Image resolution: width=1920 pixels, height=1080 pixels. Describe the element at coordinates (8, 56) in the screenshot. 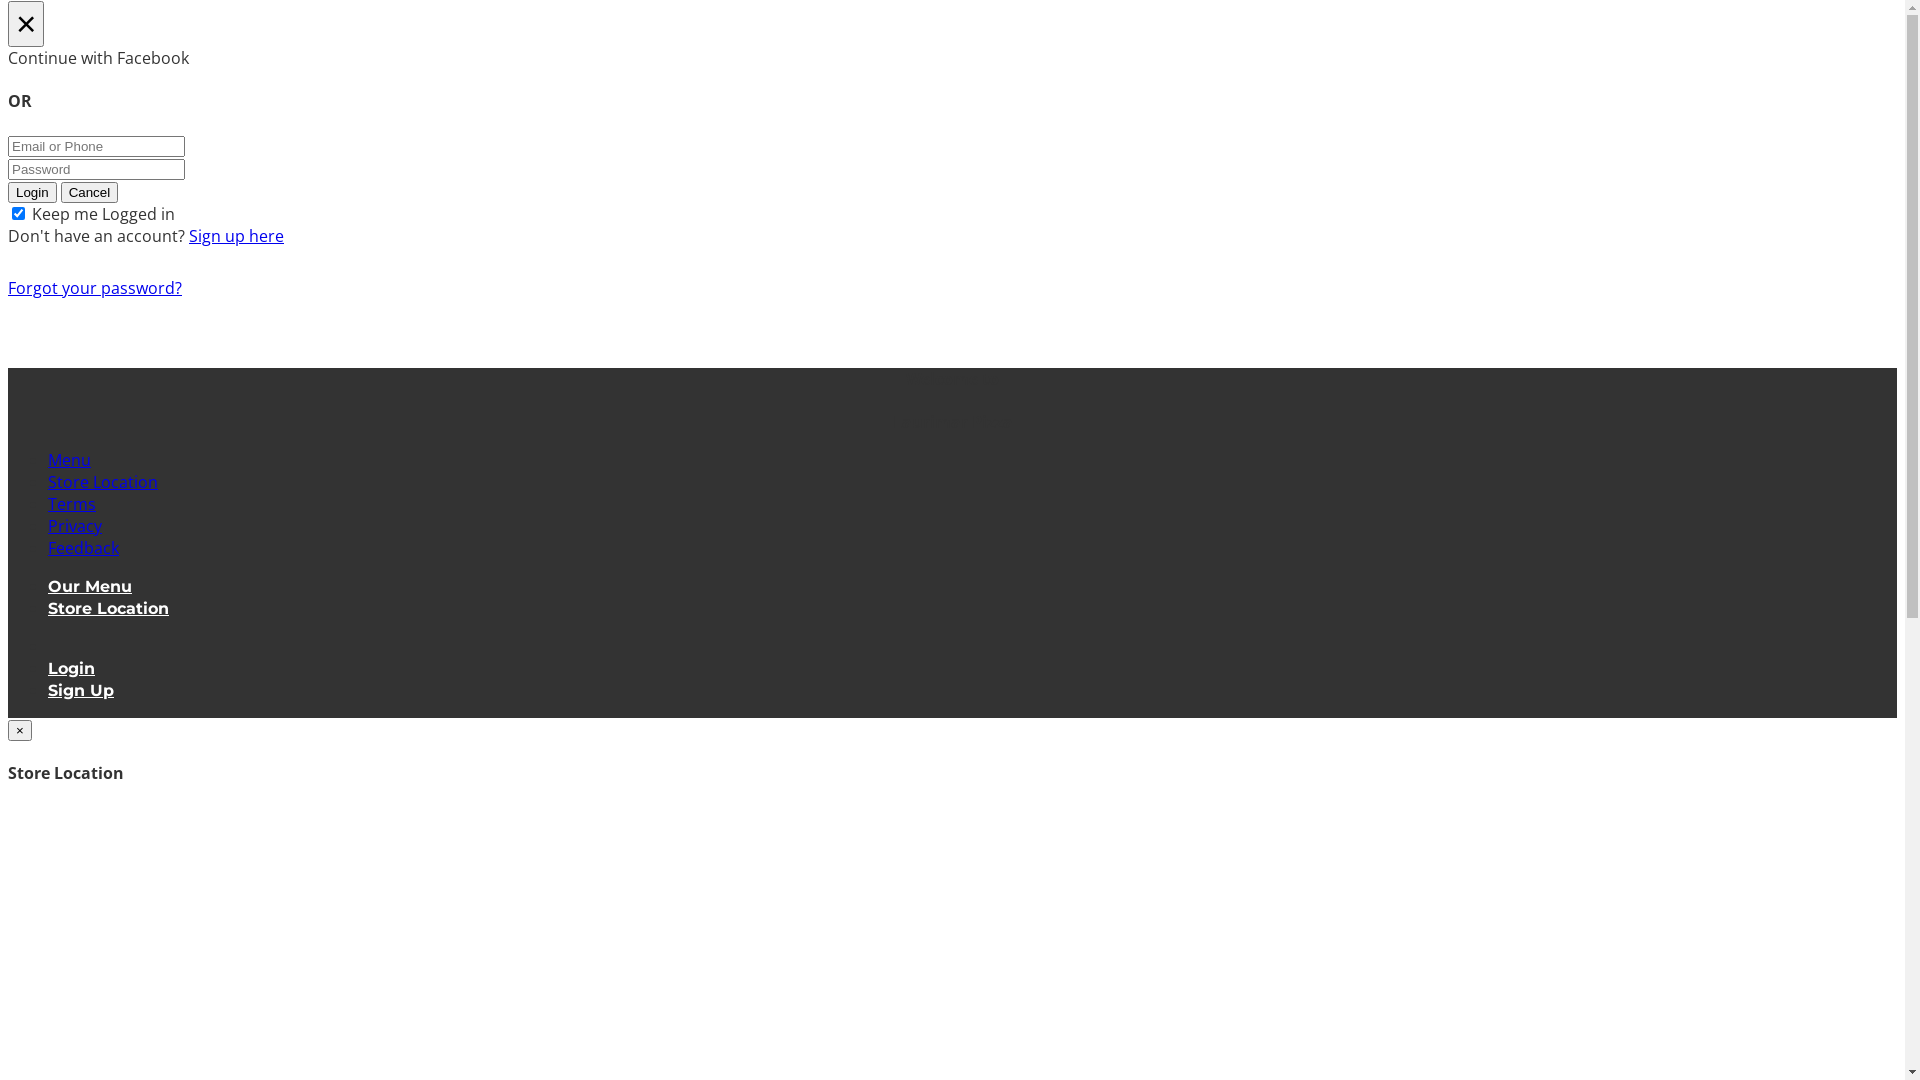

I see `'Continue with Facebook'` at that location.